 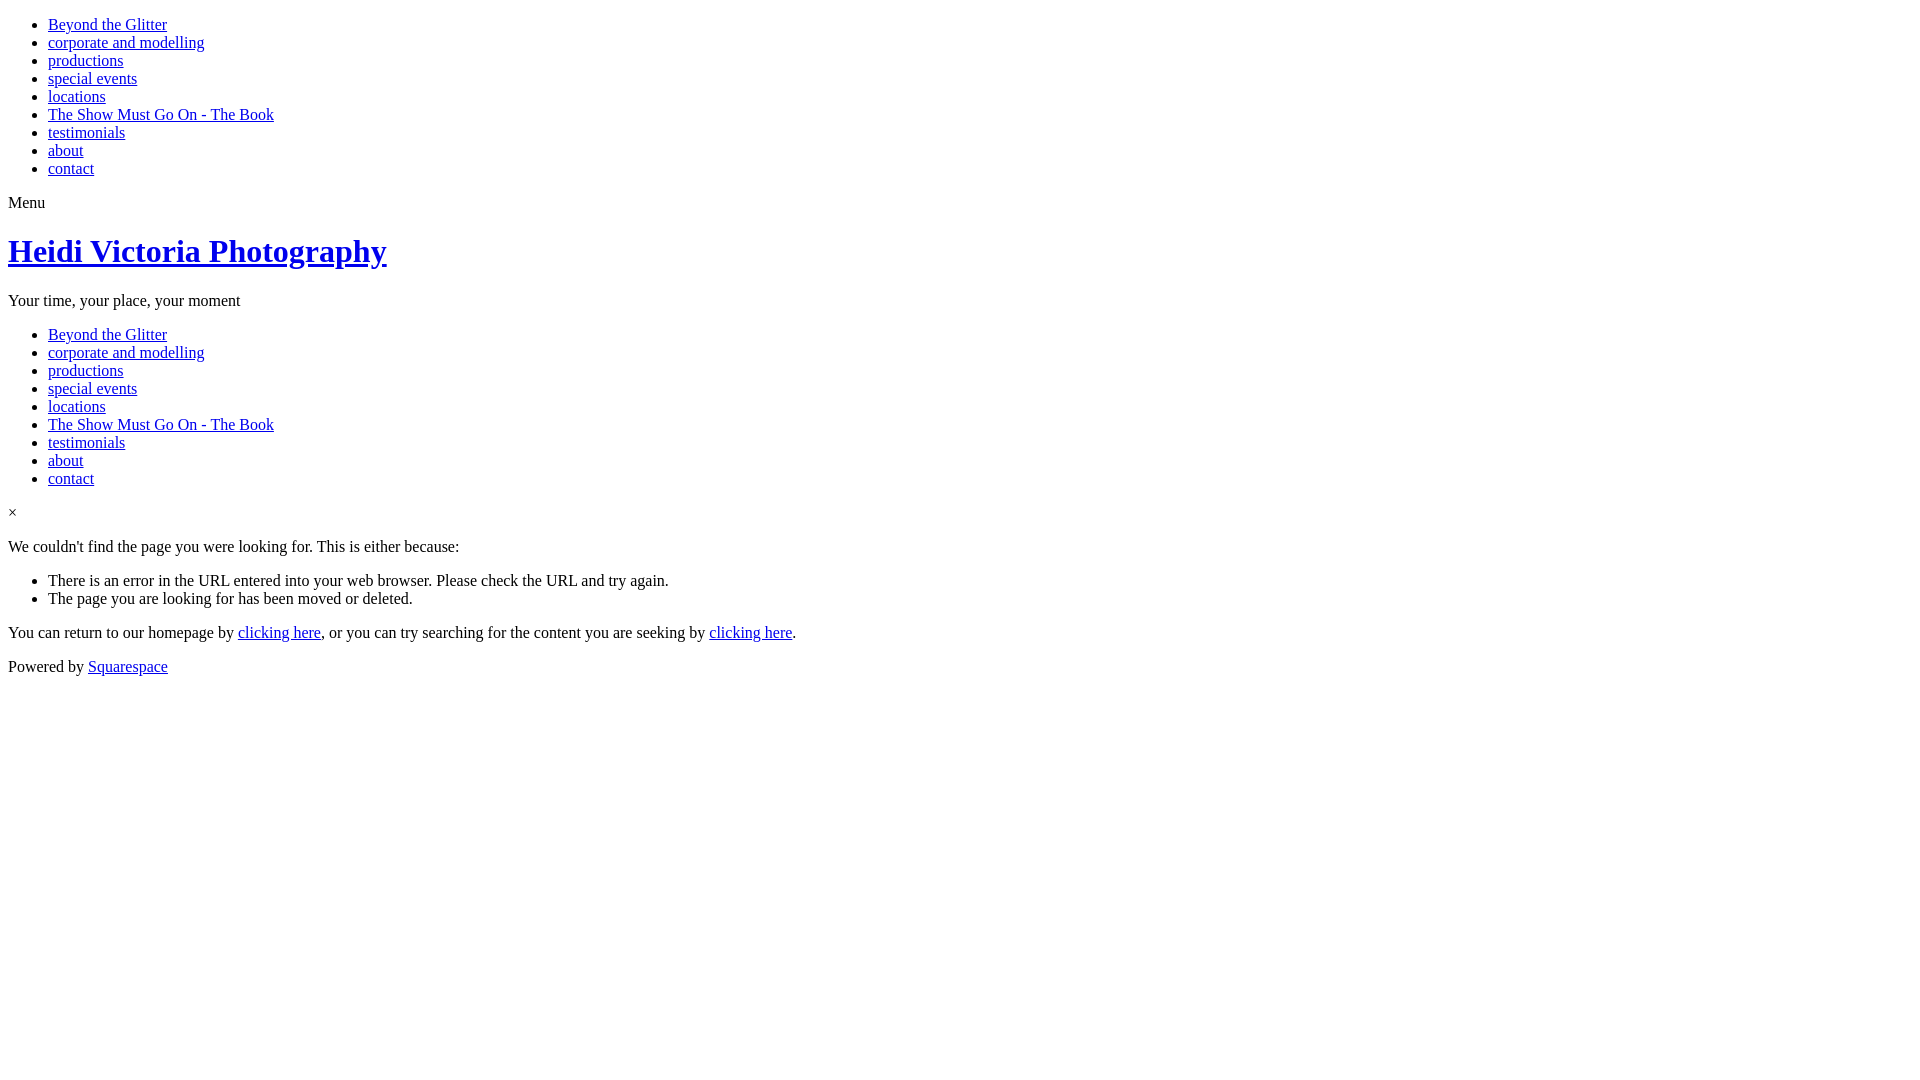 What do you see at coordinates (85, 59) in the screenshot?
I see `'productions'` at bounding box center [85, 59].